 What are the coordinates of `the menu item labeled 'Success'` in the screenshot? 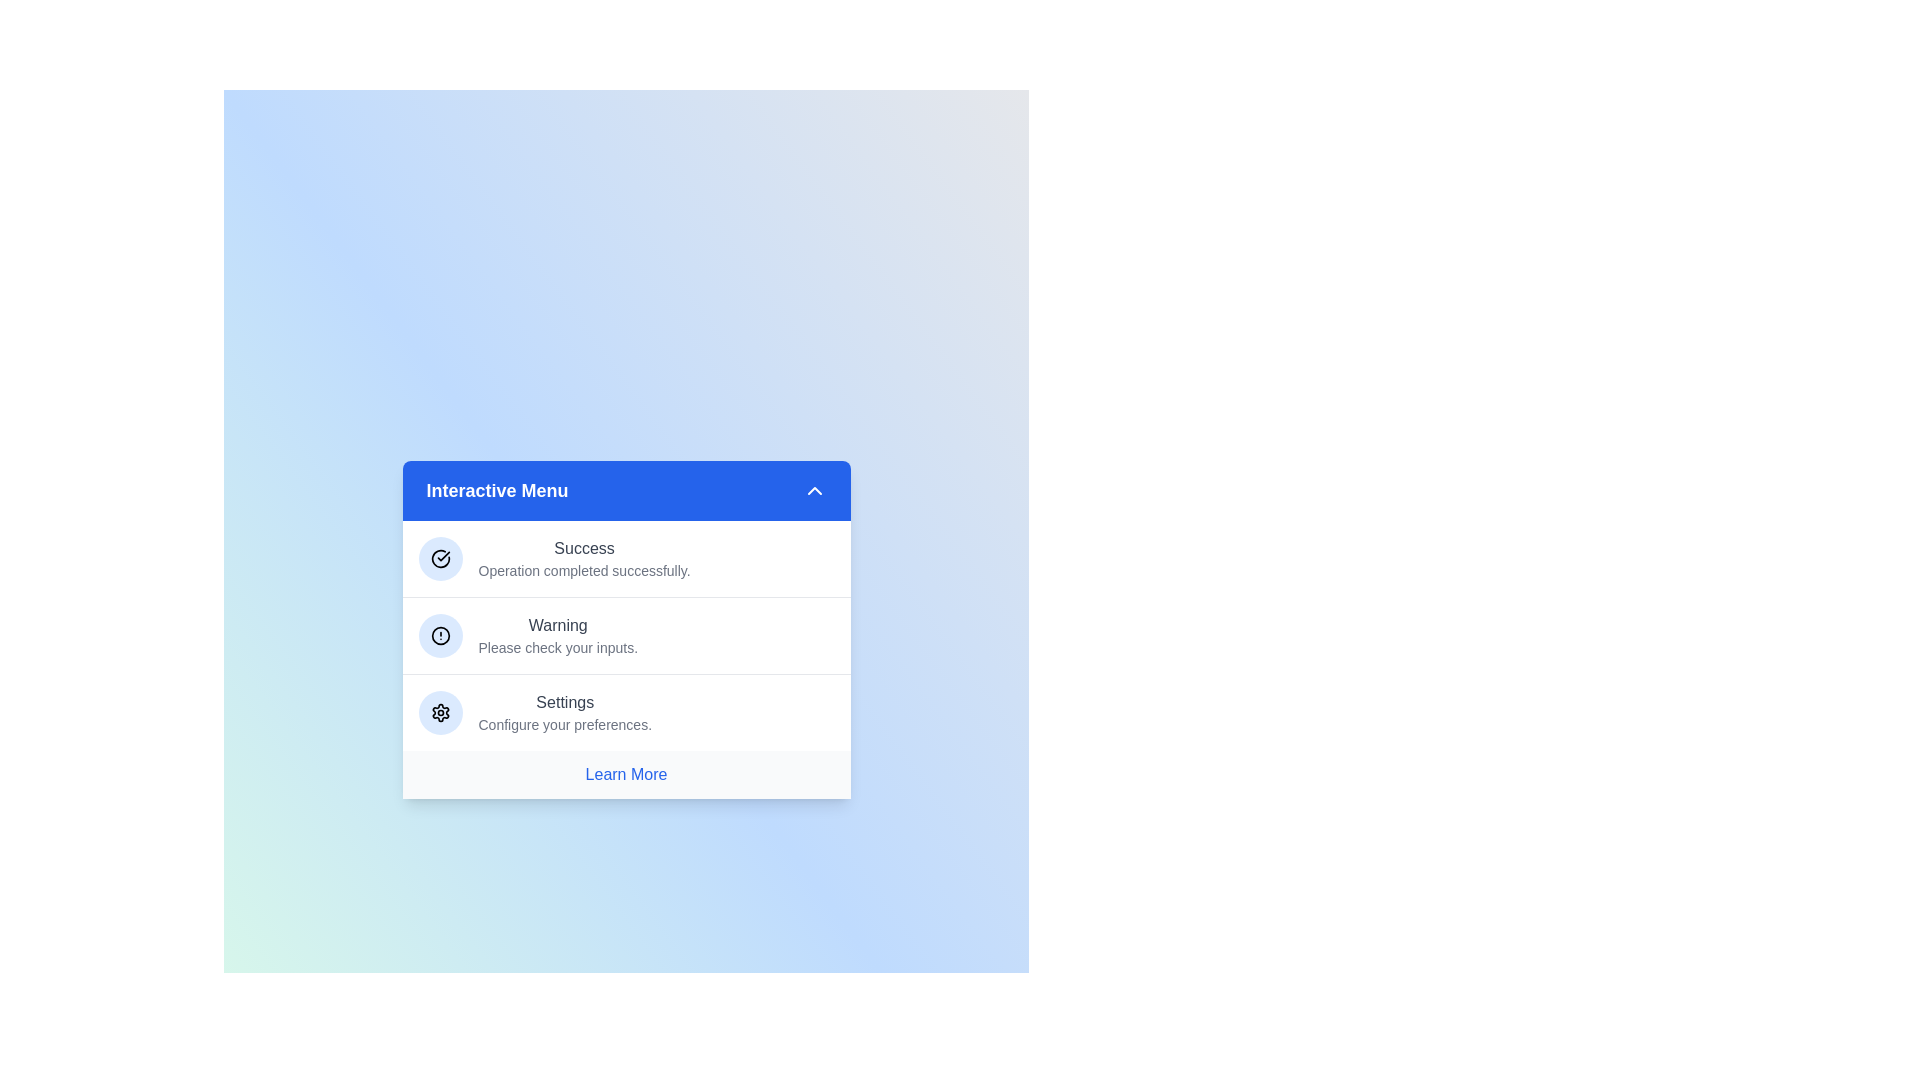 It's located at (625, 559).